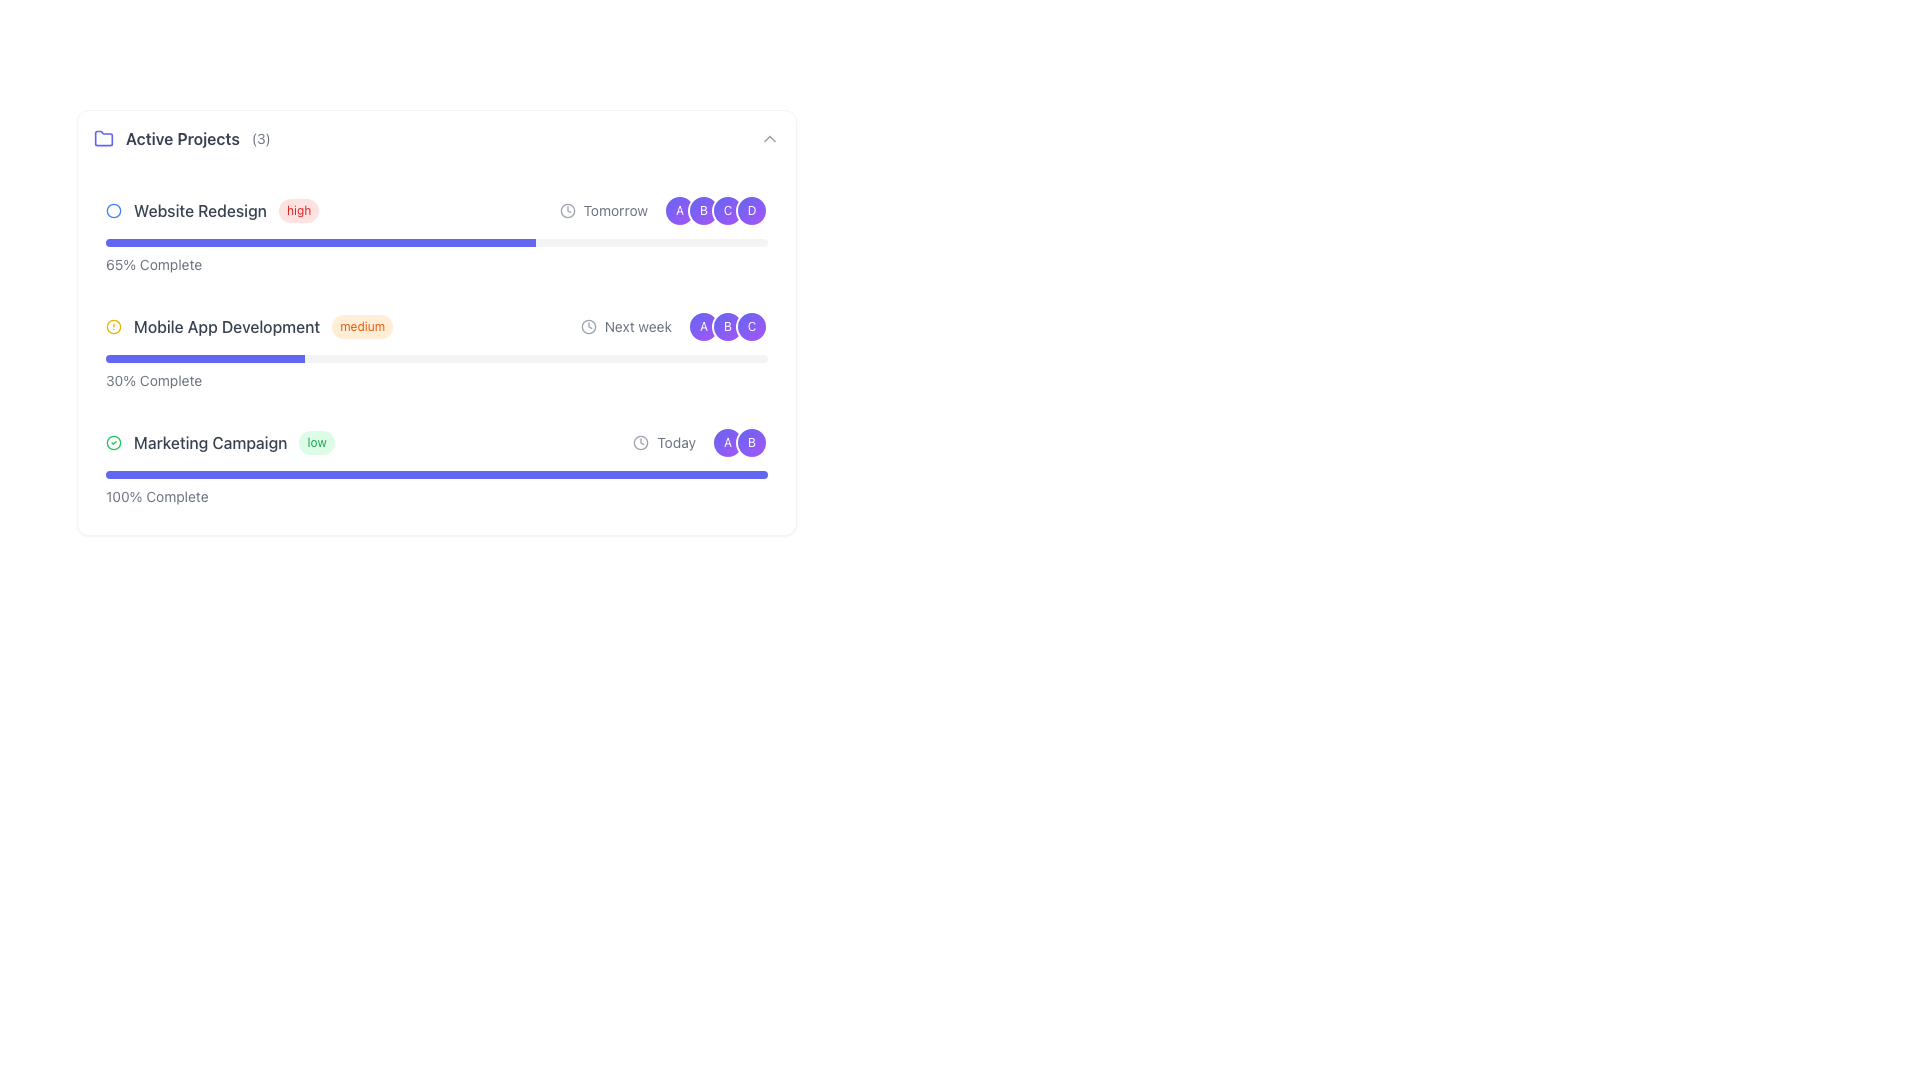  I want to click on the leftmost circular badge icon representing a participant or task in the 'Marketing Campaign' project, located in the 'Active Projects' section, so click(727, 442).